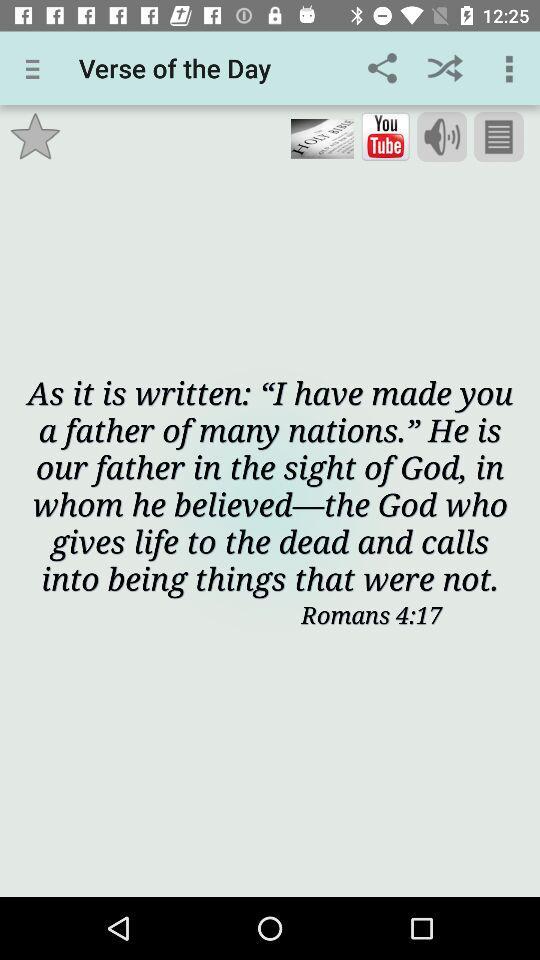 Image resolution: width=540 pixels, height=960 pixels. What do you see at coordinates (270, 484) in the screenshot?
I see `the as it is icon` at bounding box center [270, 484].